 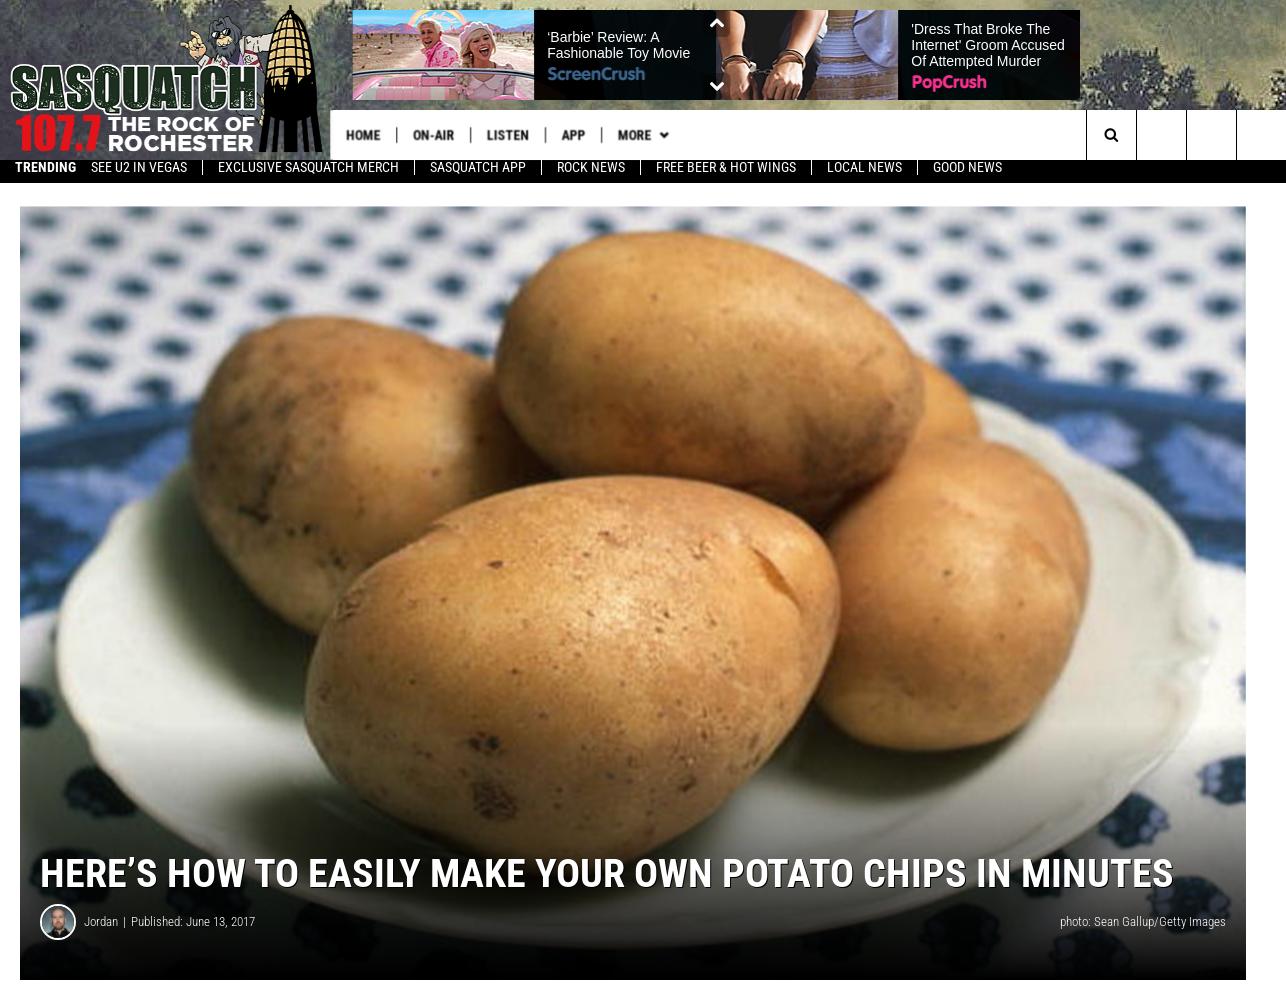 What do you see at coordinates (364, 134) in the screenshot?
I see `'Home'` at bounding box center [364, 134].